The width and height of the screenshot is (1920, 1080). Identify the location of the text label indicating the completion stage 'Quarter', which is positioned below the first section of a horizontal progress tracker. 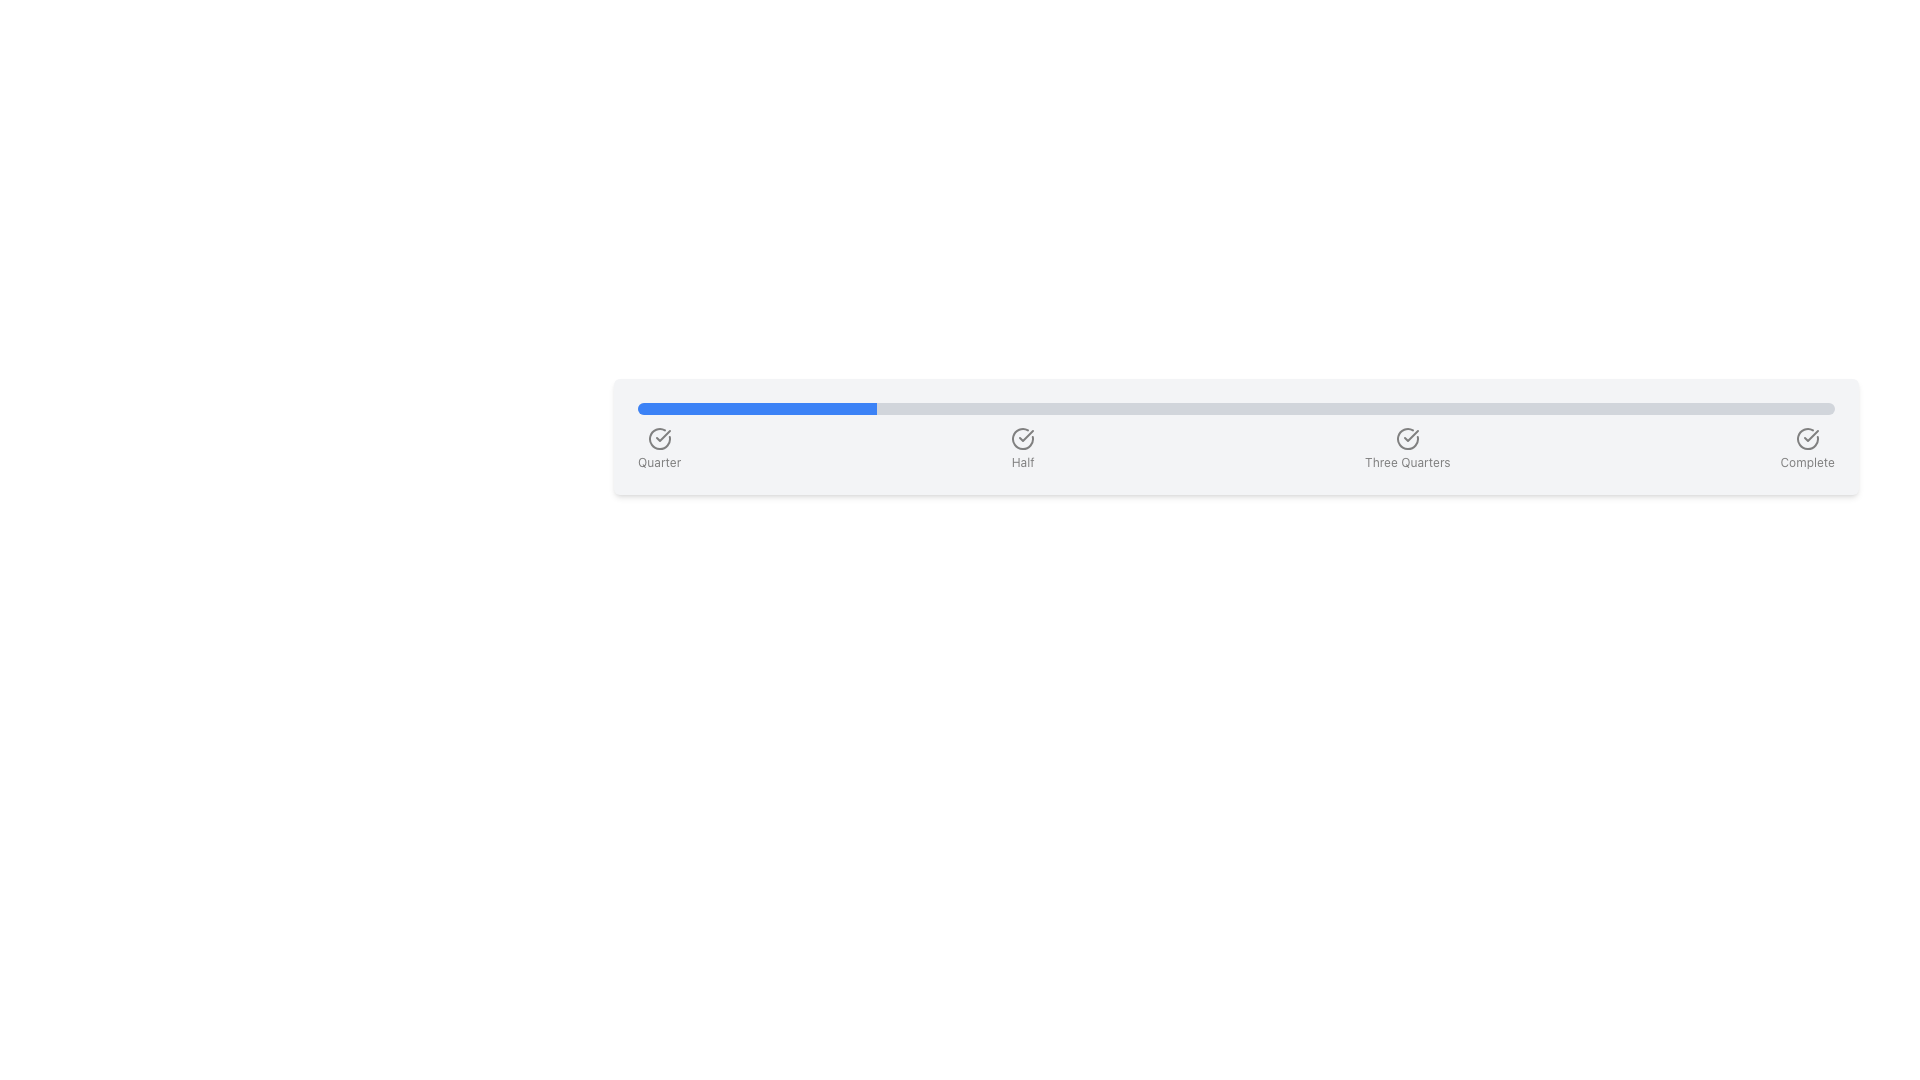
(659, 462).